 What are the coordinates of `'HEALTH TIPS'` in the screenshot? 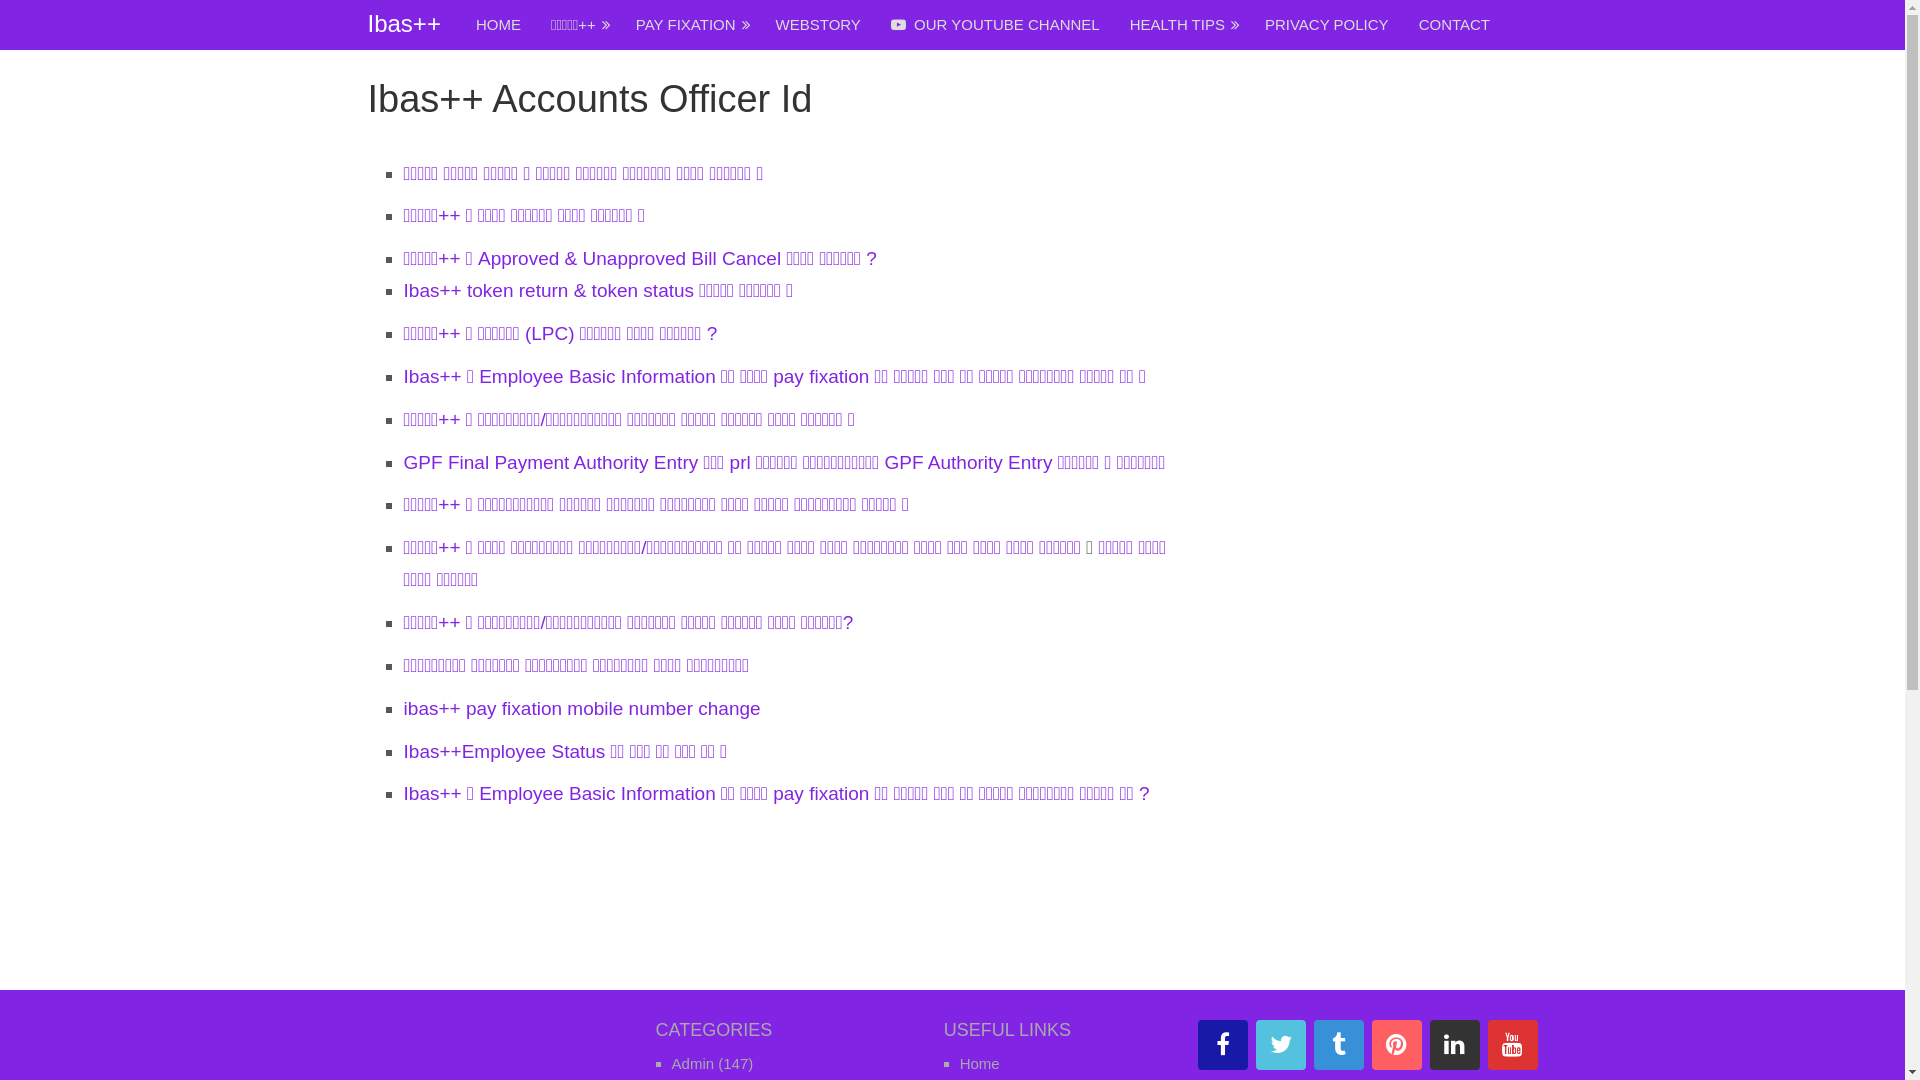 It's located at (1113, 24).